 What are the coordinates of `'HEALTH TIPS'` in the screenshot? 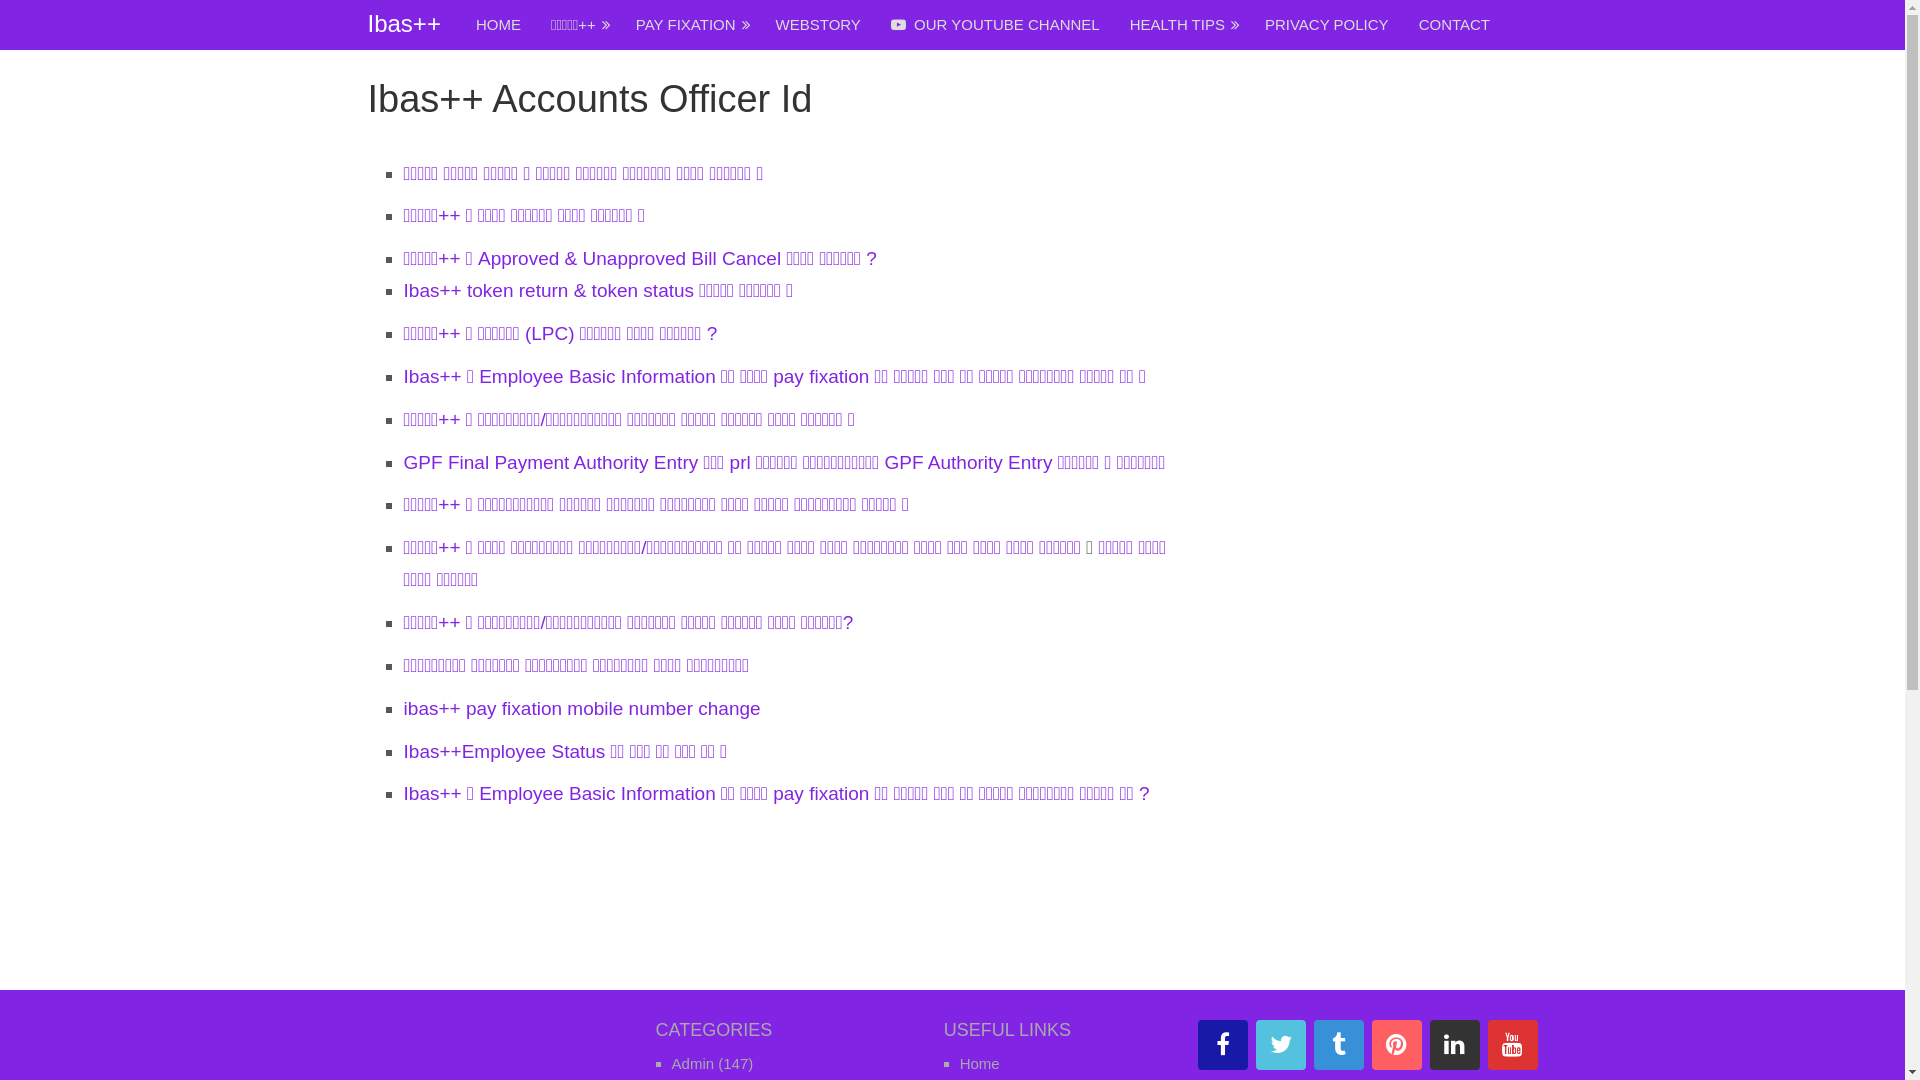 It's located at (1113, 24).